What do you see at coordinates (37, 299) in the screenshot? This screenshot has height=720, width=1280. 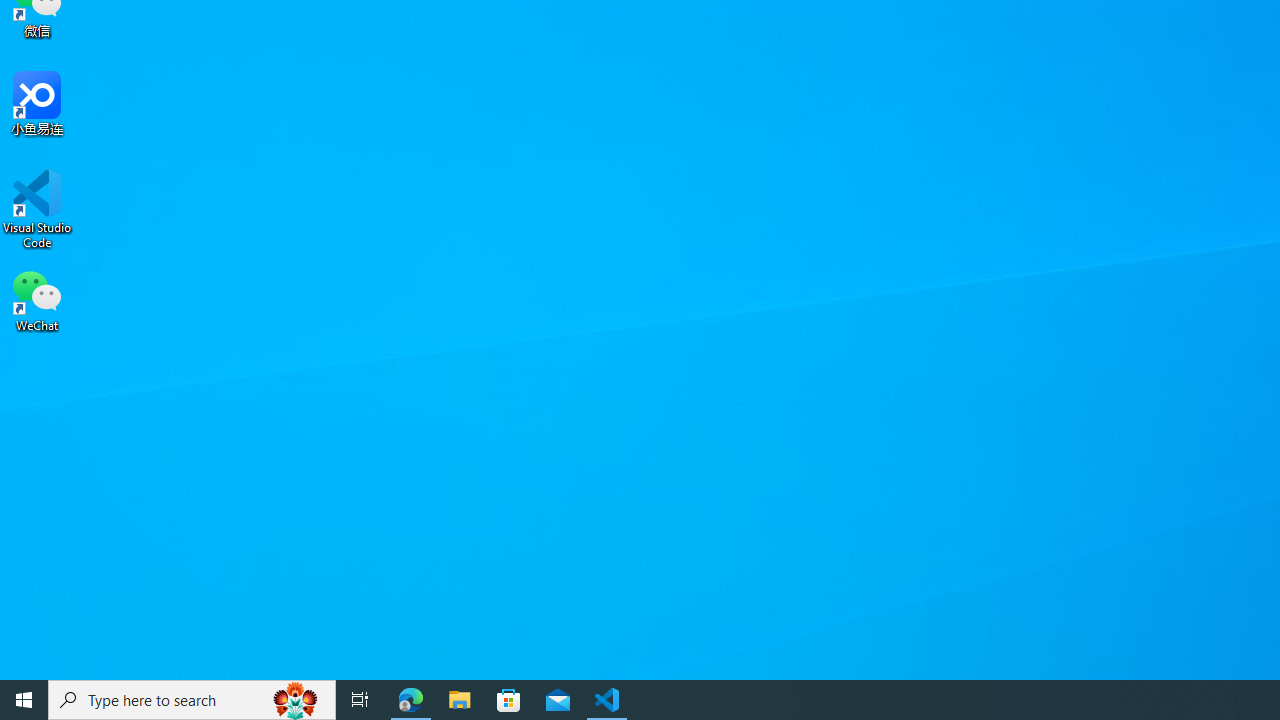 I see `'WeChat'` at bounding box center [37, 299].